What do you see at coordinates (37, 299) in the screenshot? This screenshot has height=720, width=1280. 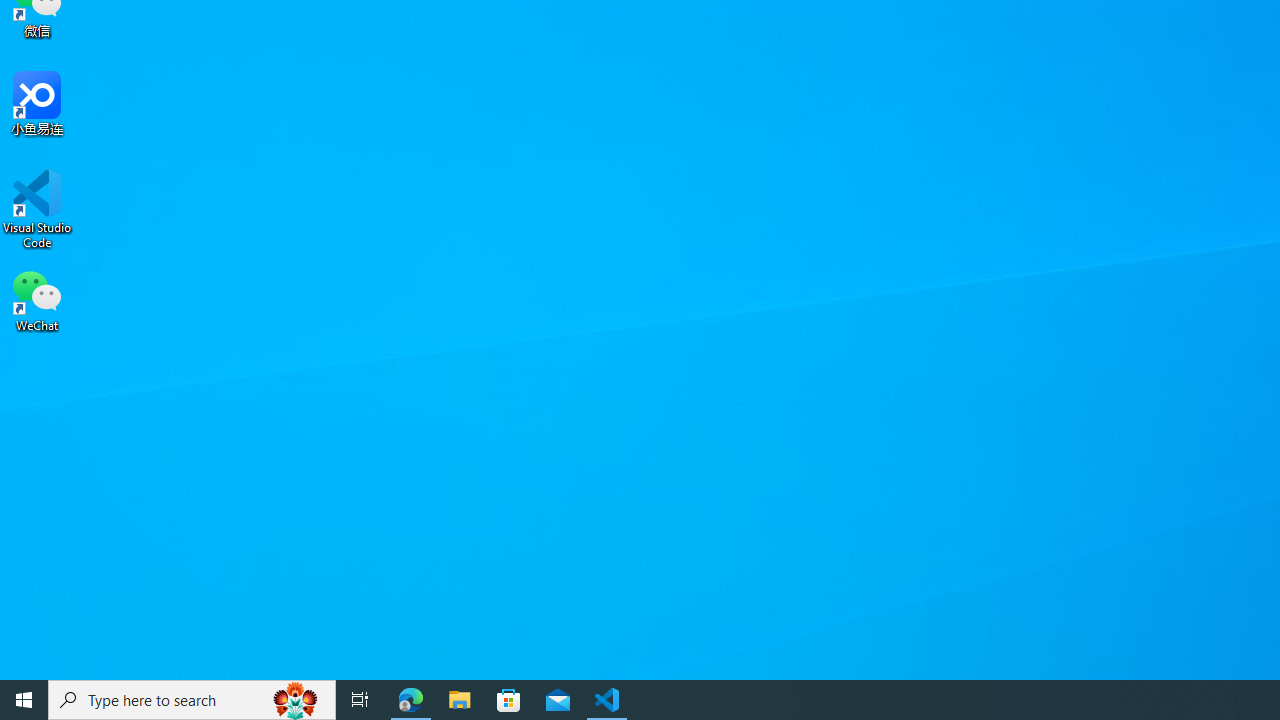 I see `'WeChat'` at bounding box center [37, 299].